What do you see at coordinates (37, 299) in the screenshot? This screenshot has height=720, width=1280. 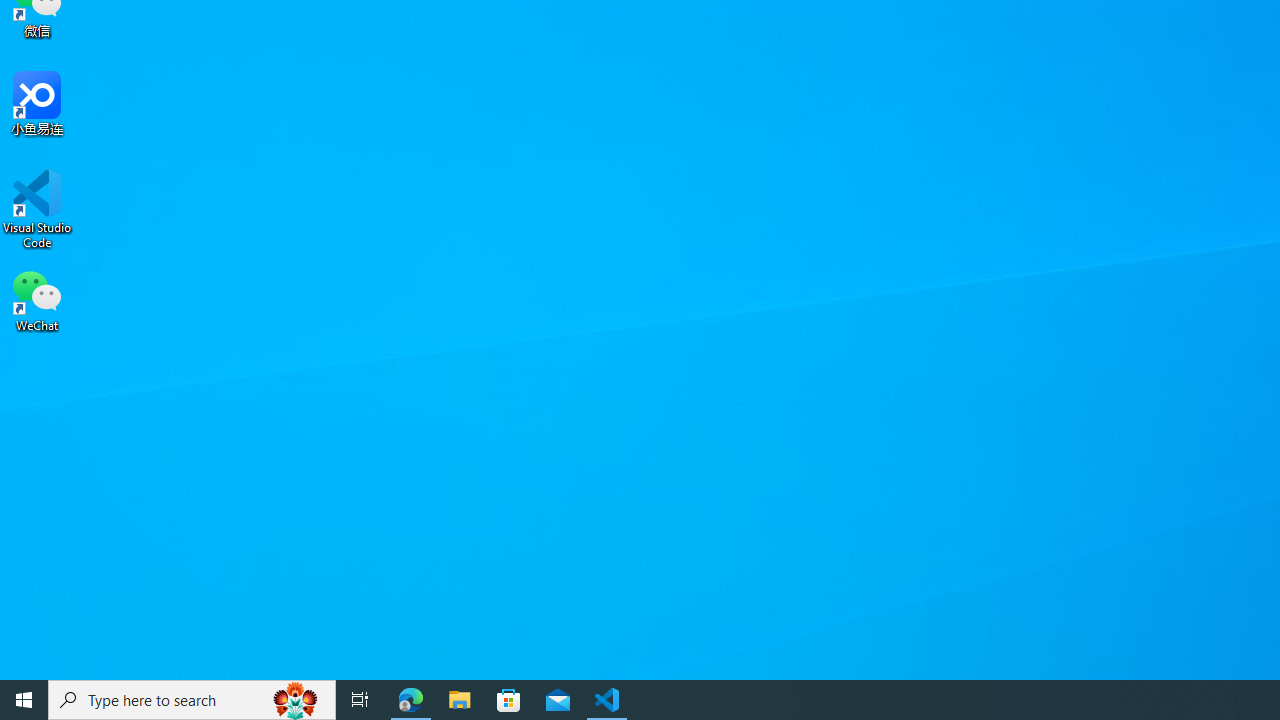 I see `'WeChat'` at bounding box center [37, 299].